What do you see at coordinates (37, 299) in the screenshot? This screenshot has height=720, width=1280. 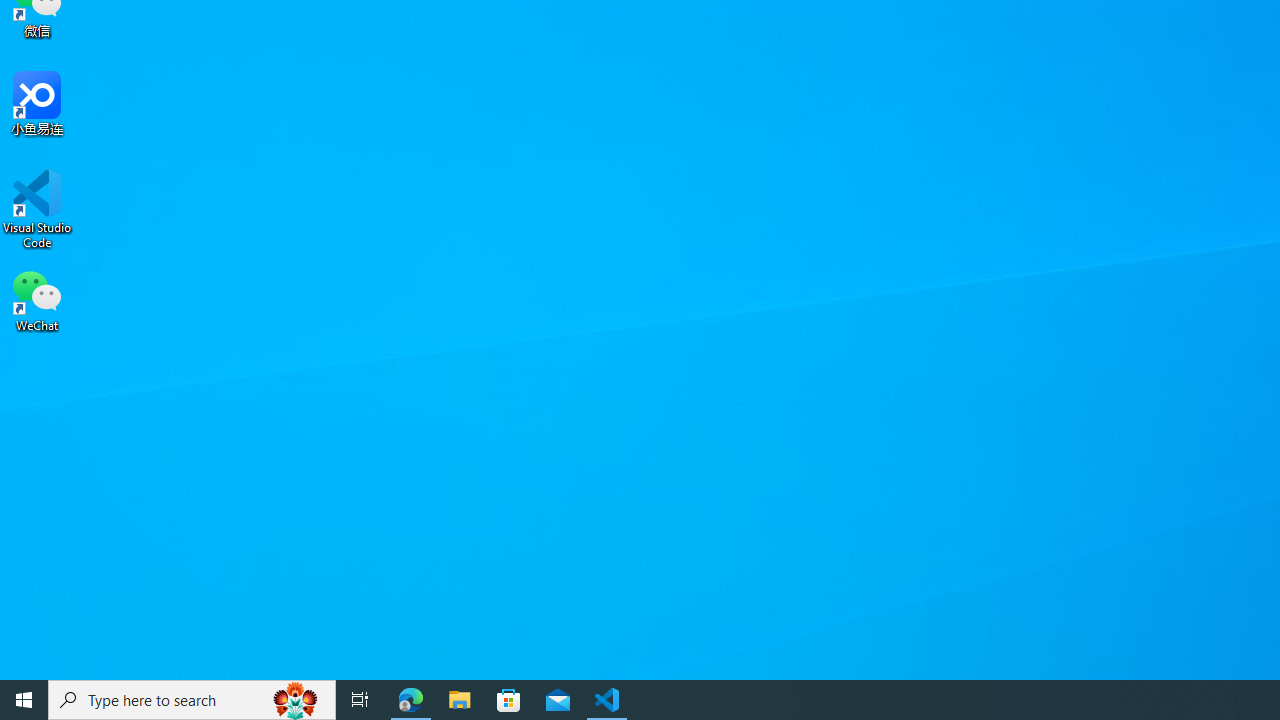 I see `'WeChat'` at bounding box center [37, 299].